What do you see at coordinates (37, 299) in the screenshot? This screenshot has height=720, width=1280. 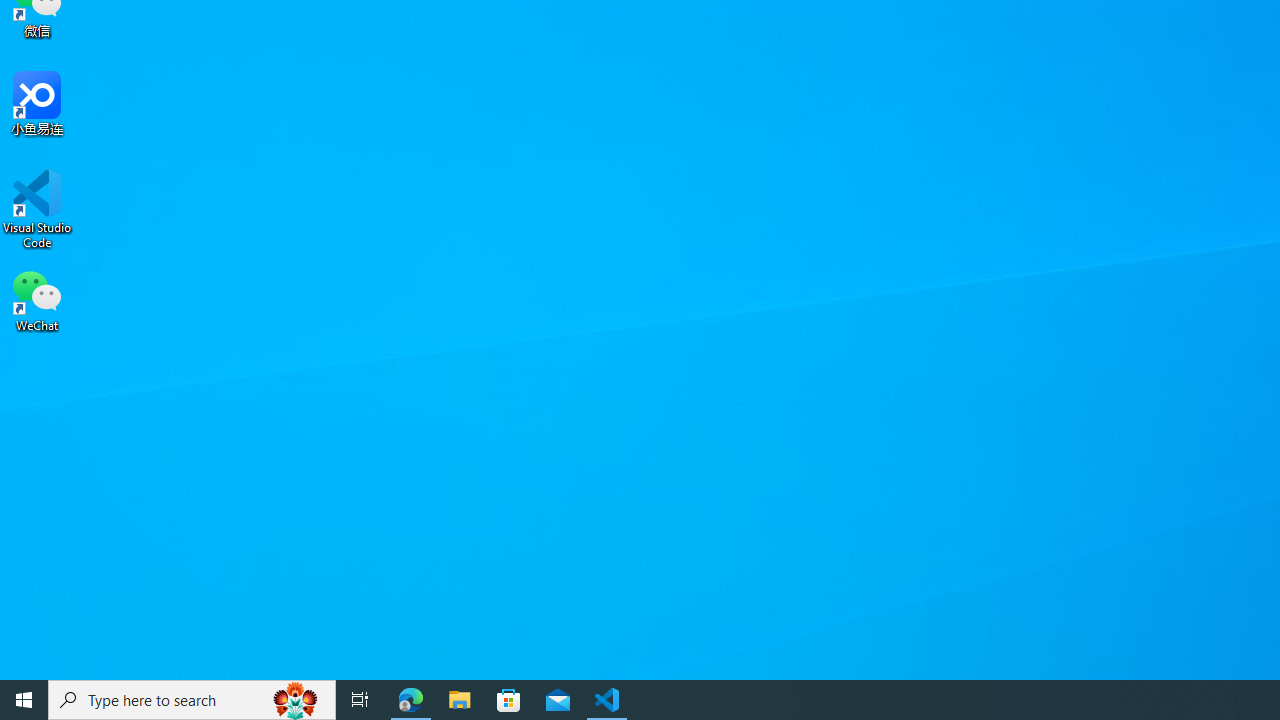 I see `'WeChat'` at bounding box center [37, 299].